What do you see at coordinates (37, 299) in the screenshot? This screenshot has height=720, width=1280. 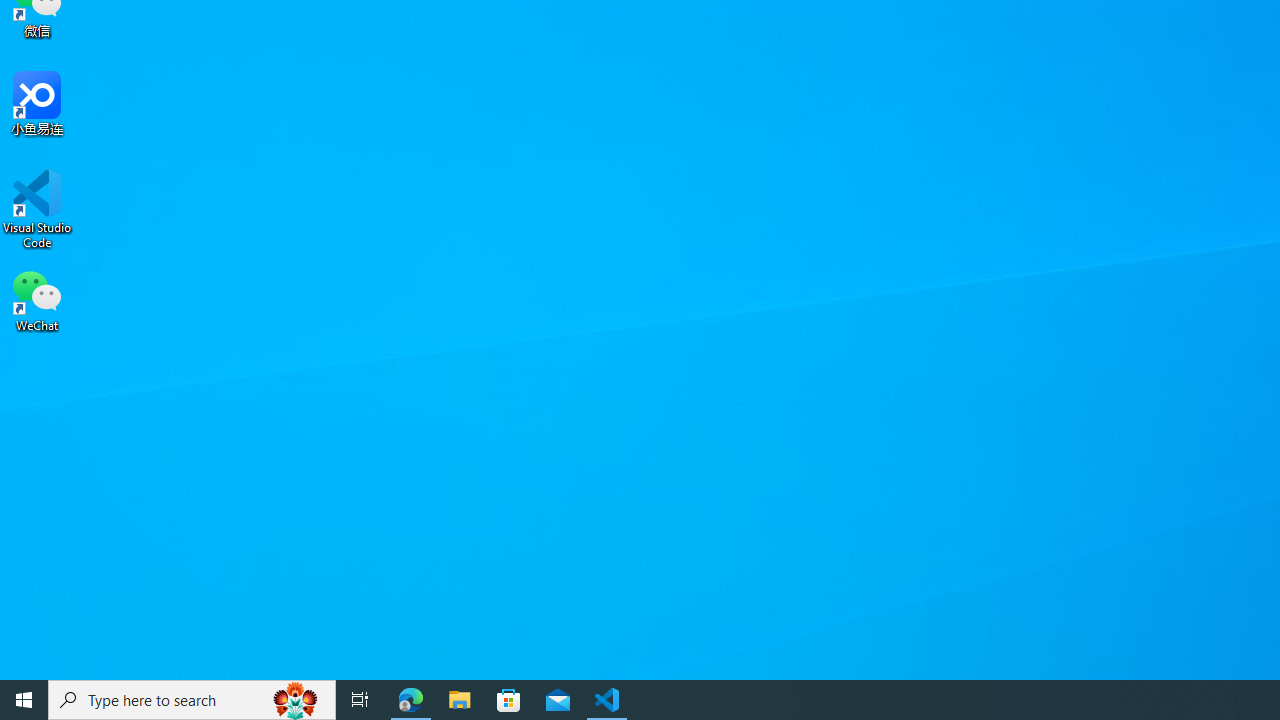 I see `'WeChat'` at bounding box center [37, 299].